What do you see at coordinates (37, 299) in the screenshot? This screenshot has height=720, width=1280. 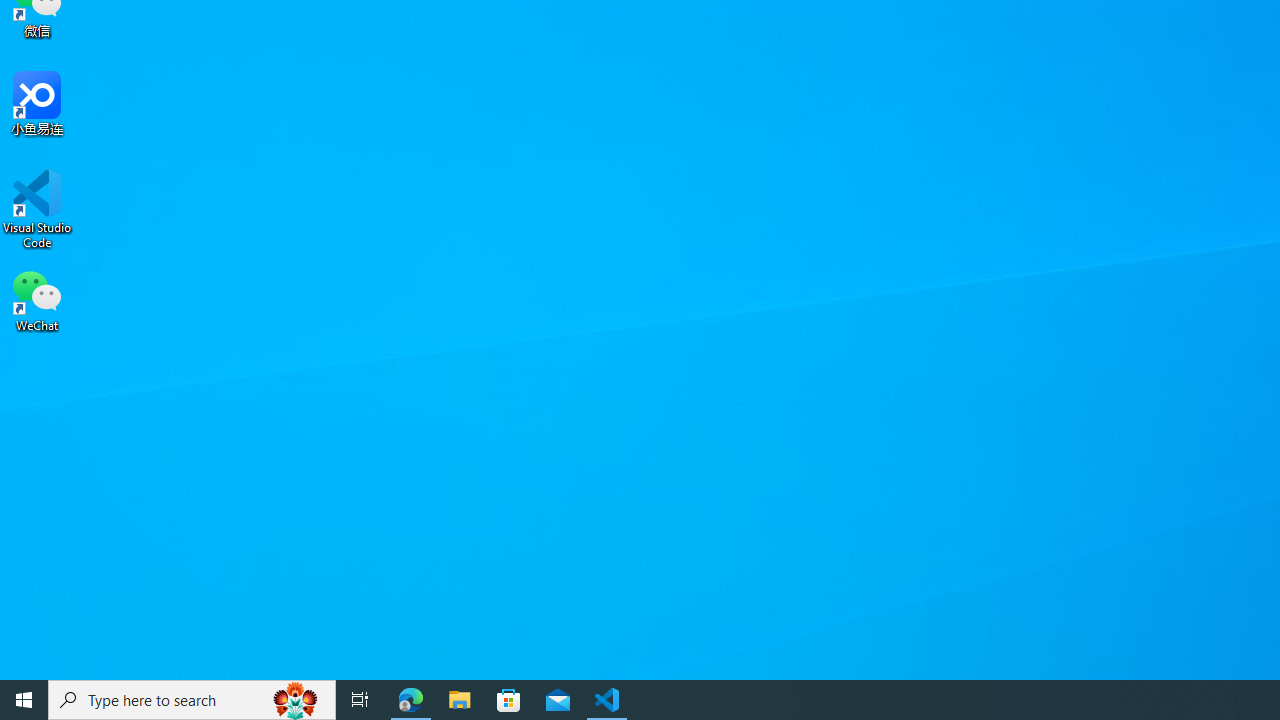 I see `'WeChat'` at bounding box center [37, 299].